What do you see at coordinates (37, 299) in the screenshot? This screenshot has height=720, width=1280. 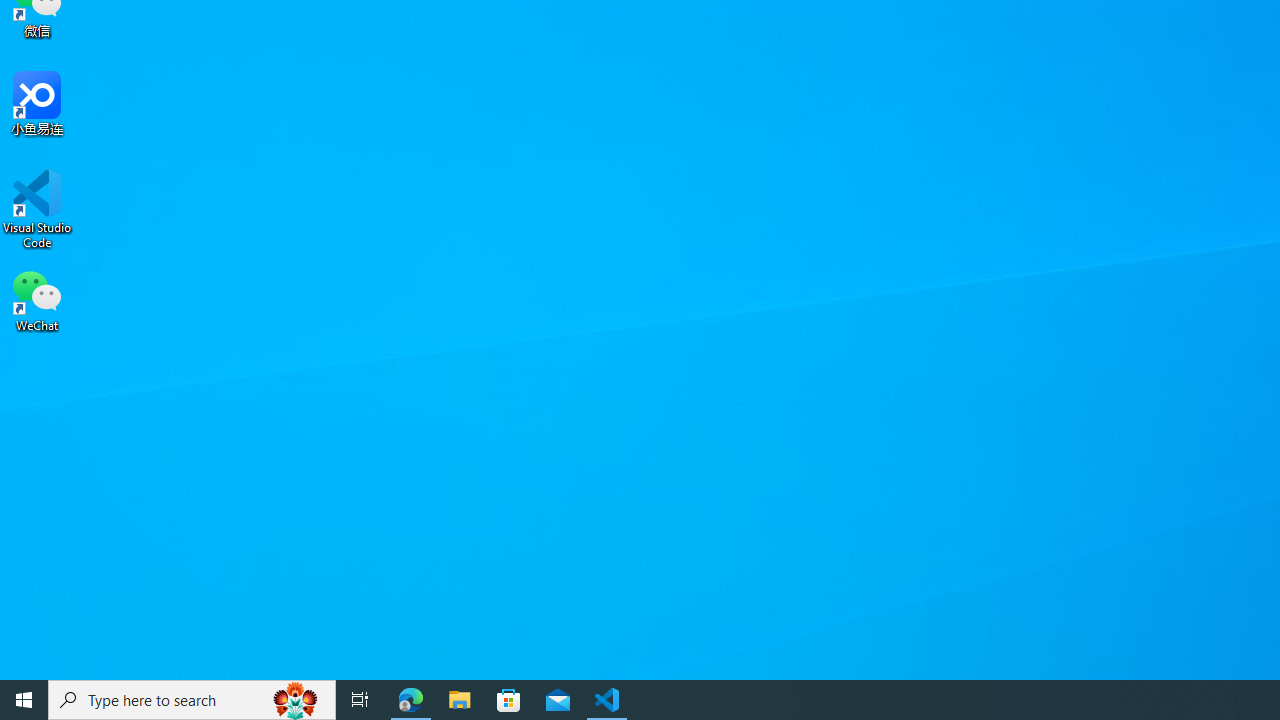 I see `'WeChat'` at bounding box center [37, 299].